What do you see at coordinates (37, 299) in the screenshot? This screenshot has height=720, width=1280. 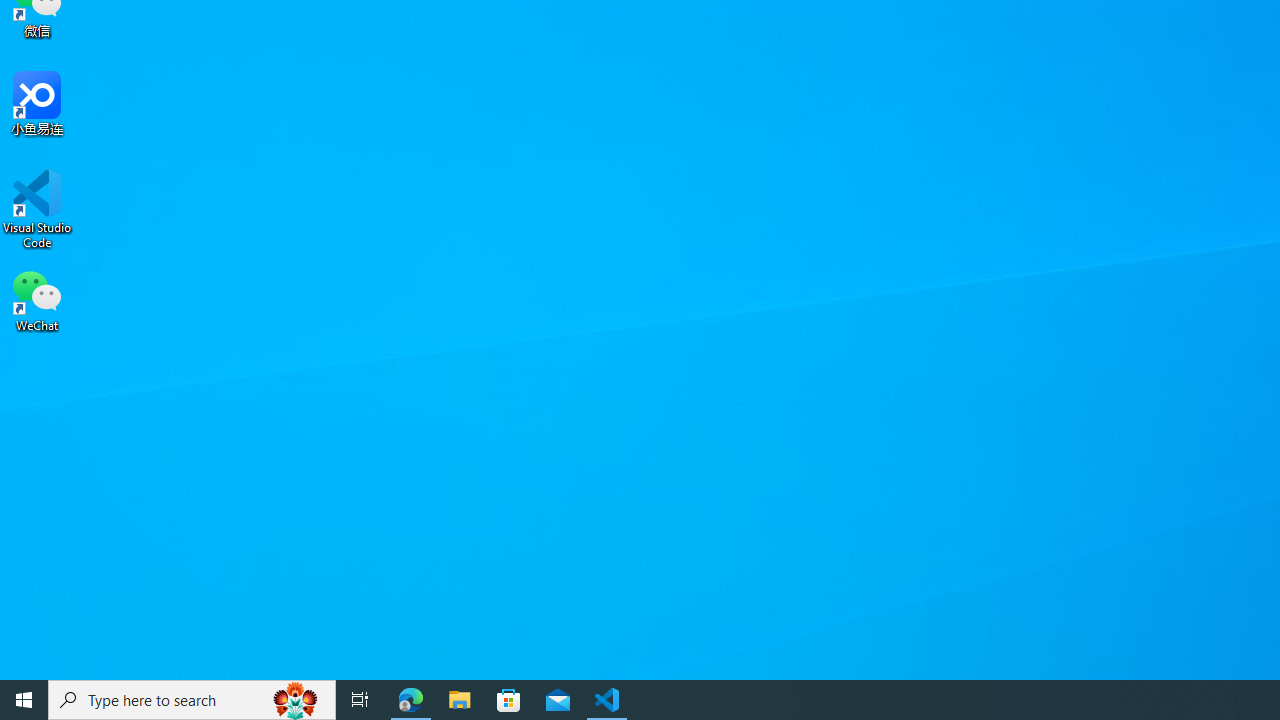 I see `'WeChat'` at bounding box center [37, 299].